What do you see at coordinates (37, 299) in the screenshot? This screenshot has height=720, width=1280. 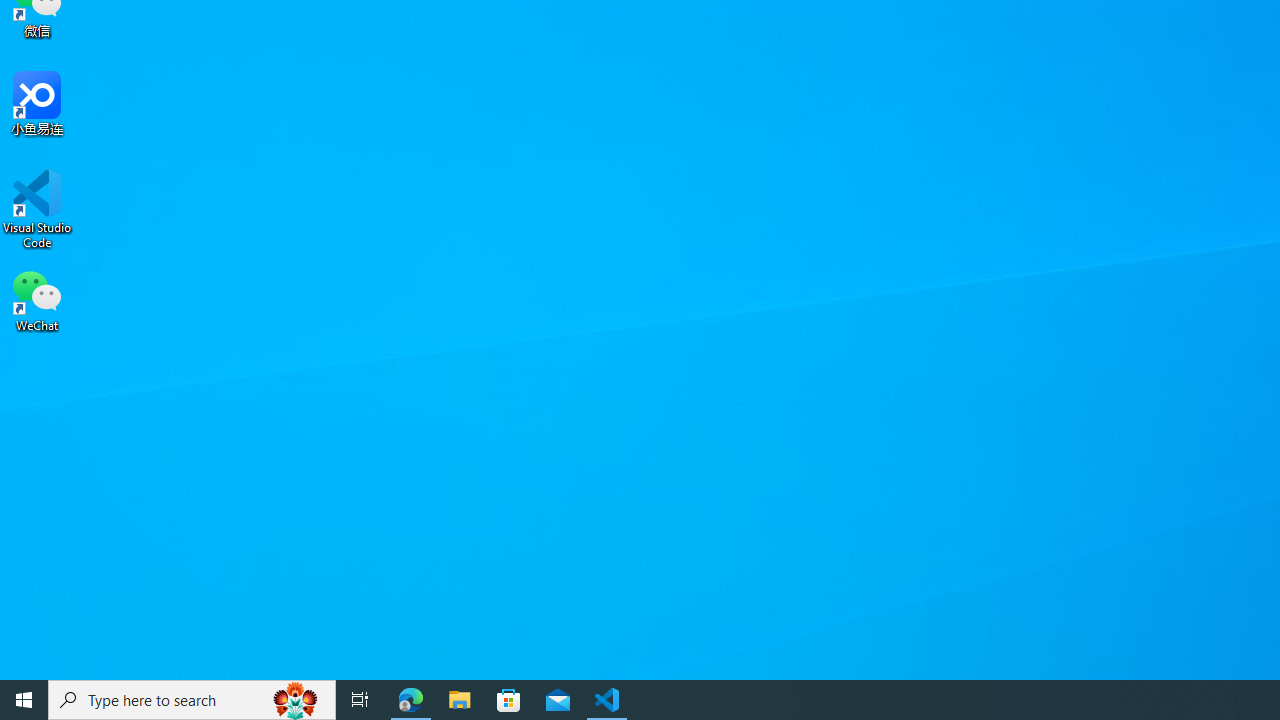 I see `'WeChat'` at bounding box center [37, 299].